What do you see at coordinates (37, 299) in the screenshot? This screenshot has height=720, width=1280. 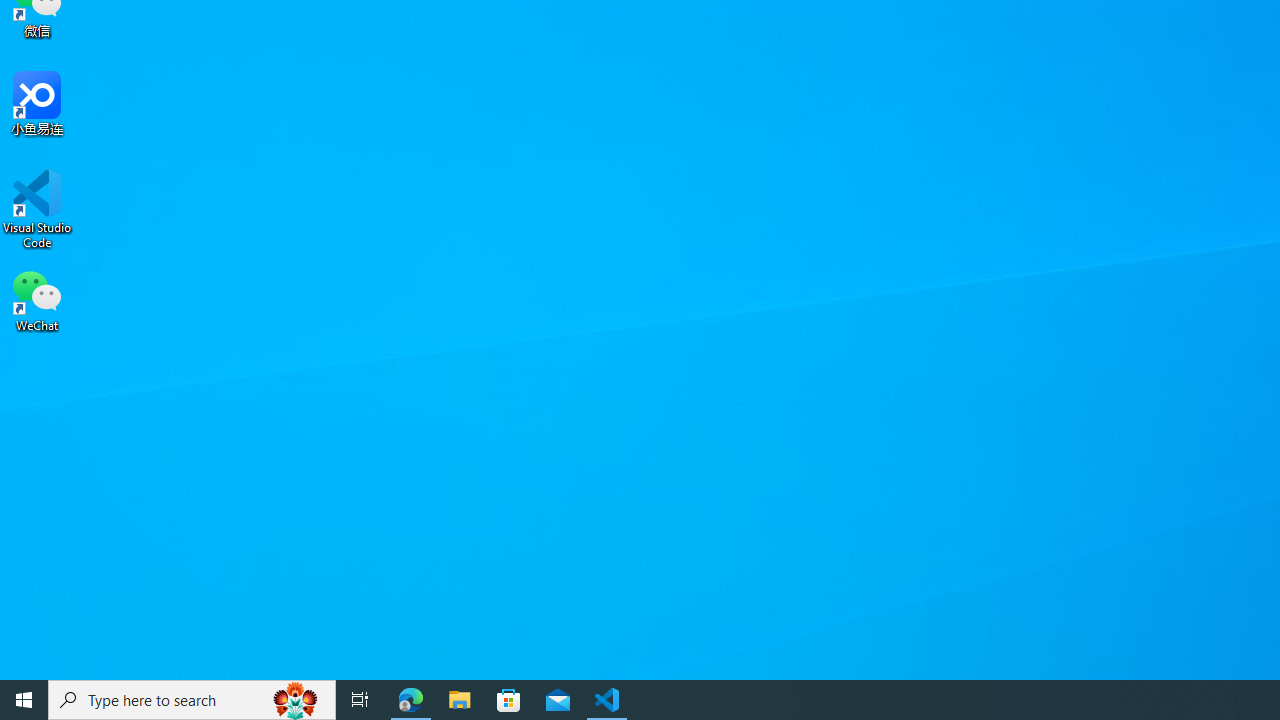 I see `'WeChat'` at bounding box center [37, 299].